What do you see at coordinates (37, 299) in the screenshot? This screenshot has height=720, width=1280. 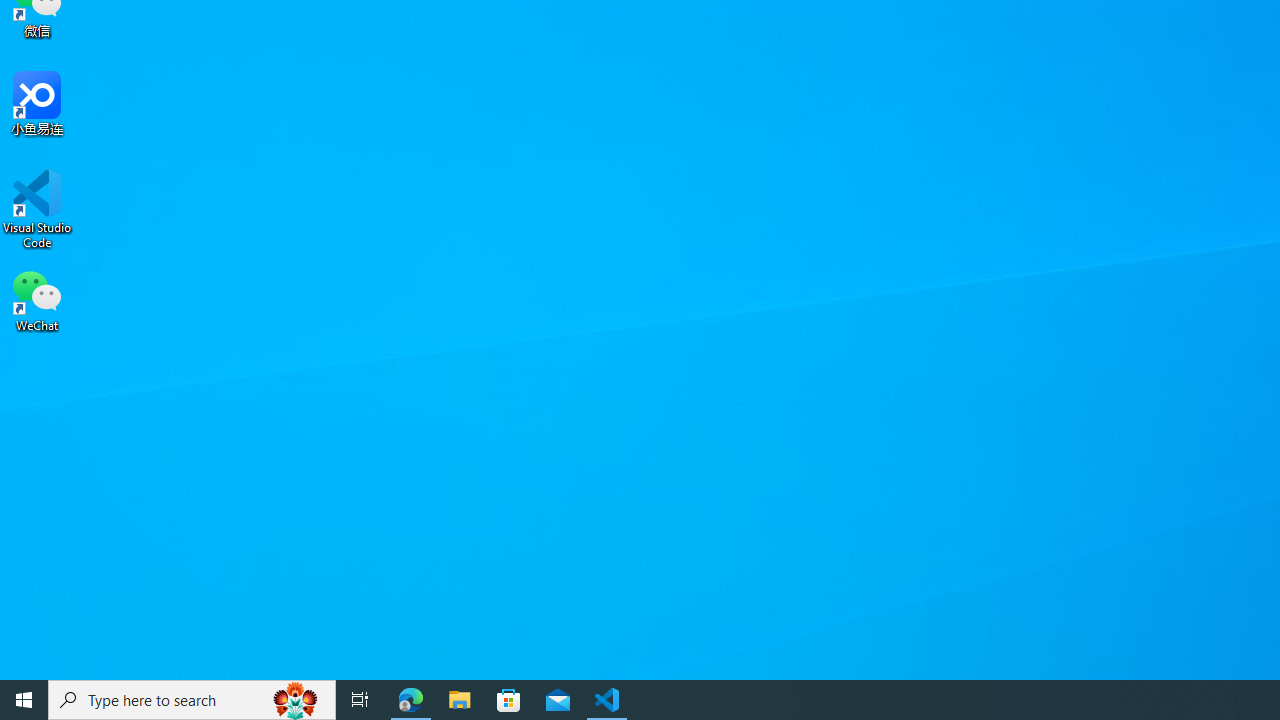 I see `'WeChat'` at bounding box center [37, 299].